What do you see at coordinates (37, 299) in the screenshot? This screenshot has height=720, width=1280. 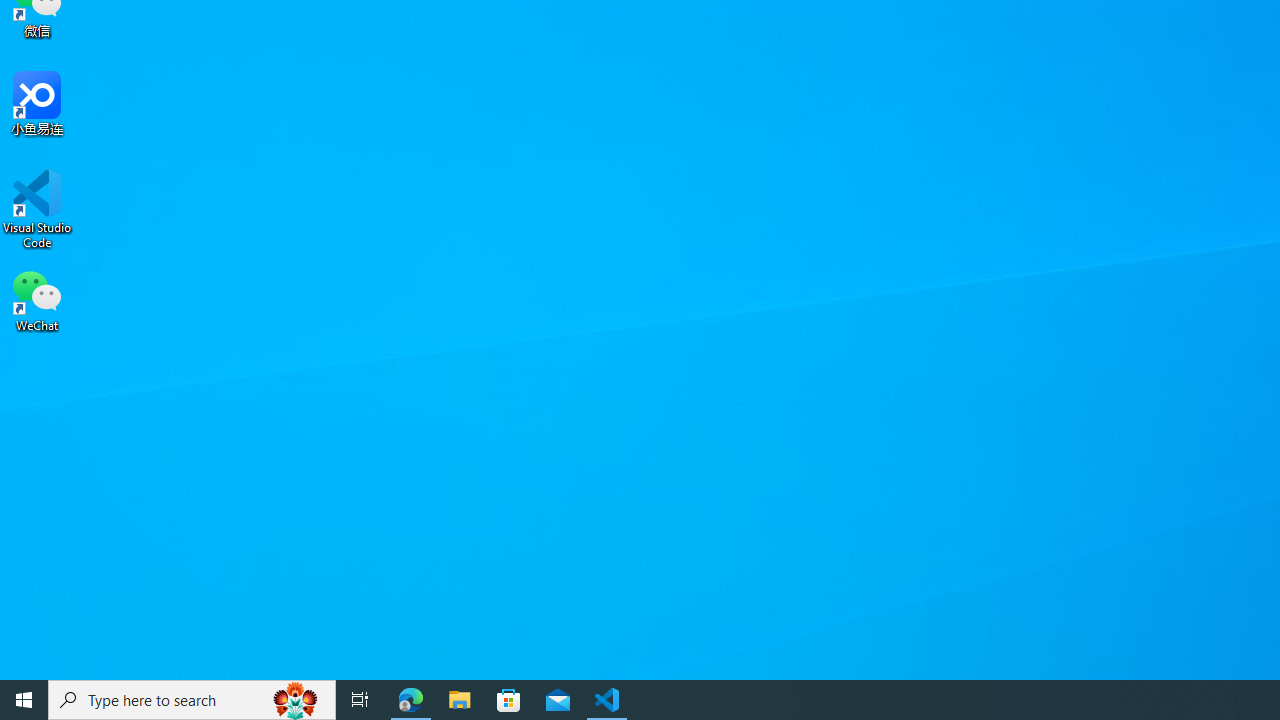 I see `'WeChat'` at bounding box center [37, 299].